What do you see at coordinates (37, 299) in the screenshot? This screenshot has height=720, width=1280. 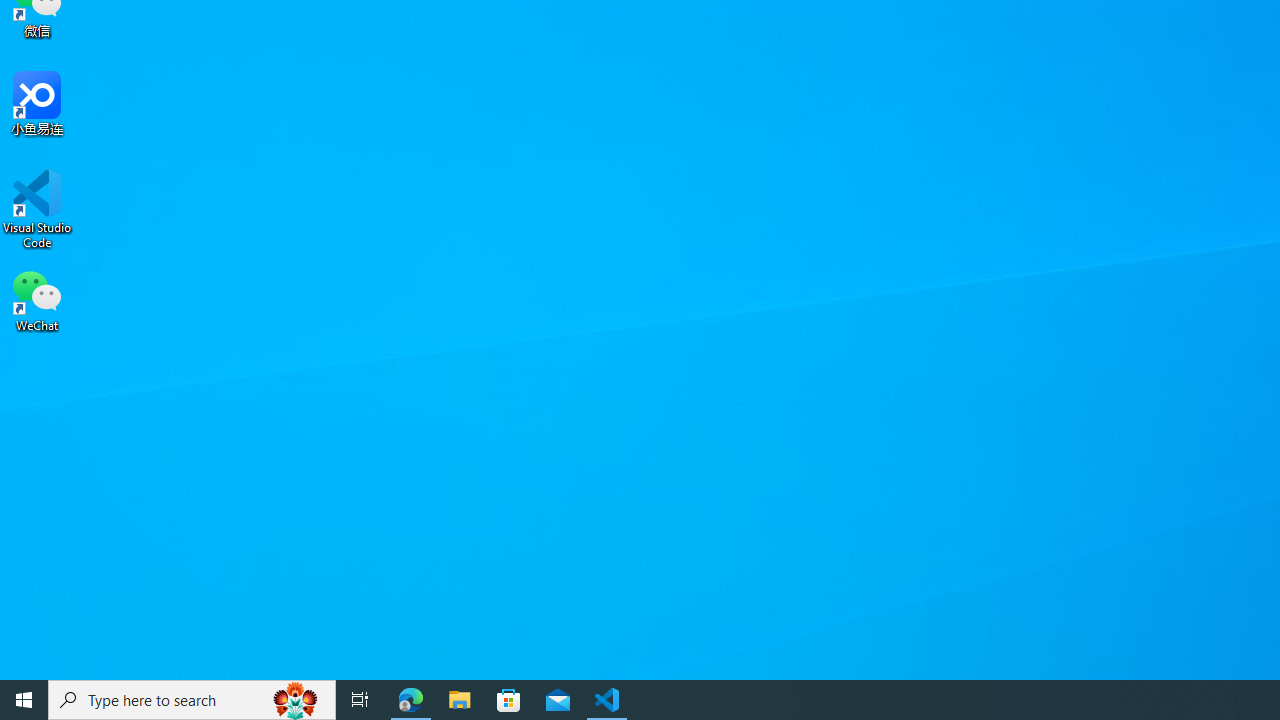 I see `'WeChat'` at bounding box center [37, 299].